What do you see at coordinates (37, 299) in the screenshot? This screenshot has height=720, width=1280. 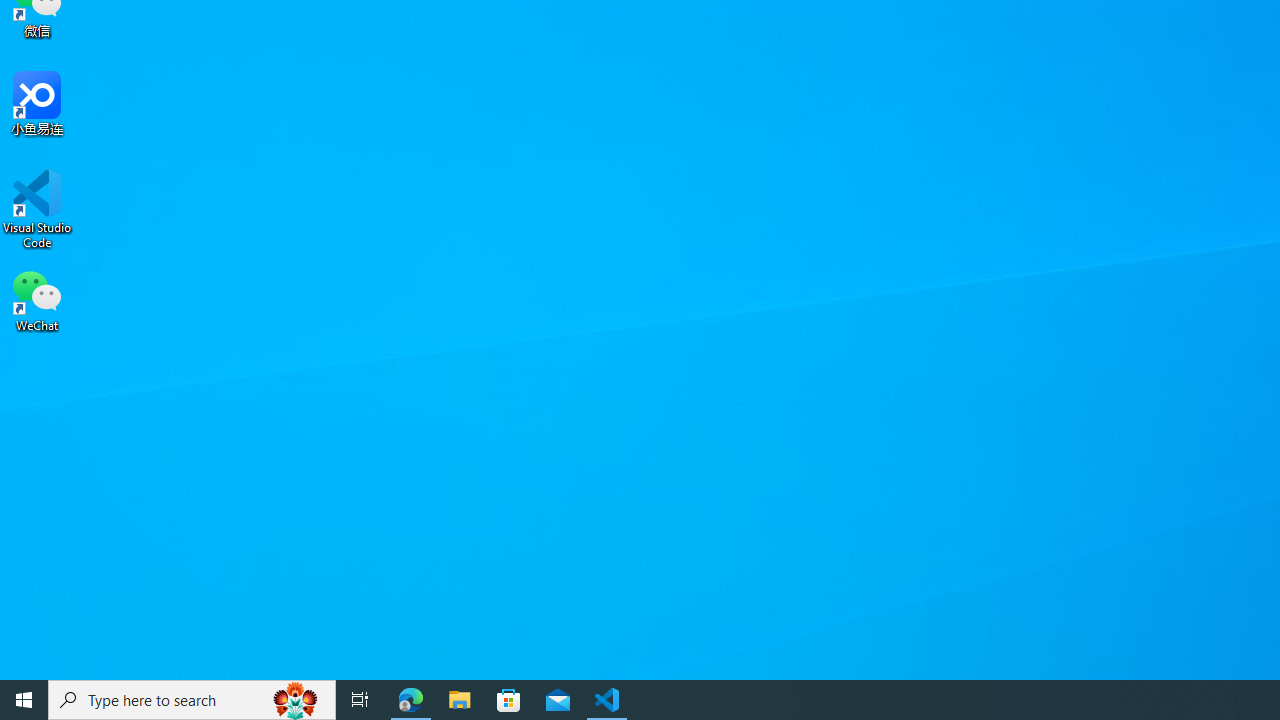 I see `'WeChat'` at bounding box center [37, 299].